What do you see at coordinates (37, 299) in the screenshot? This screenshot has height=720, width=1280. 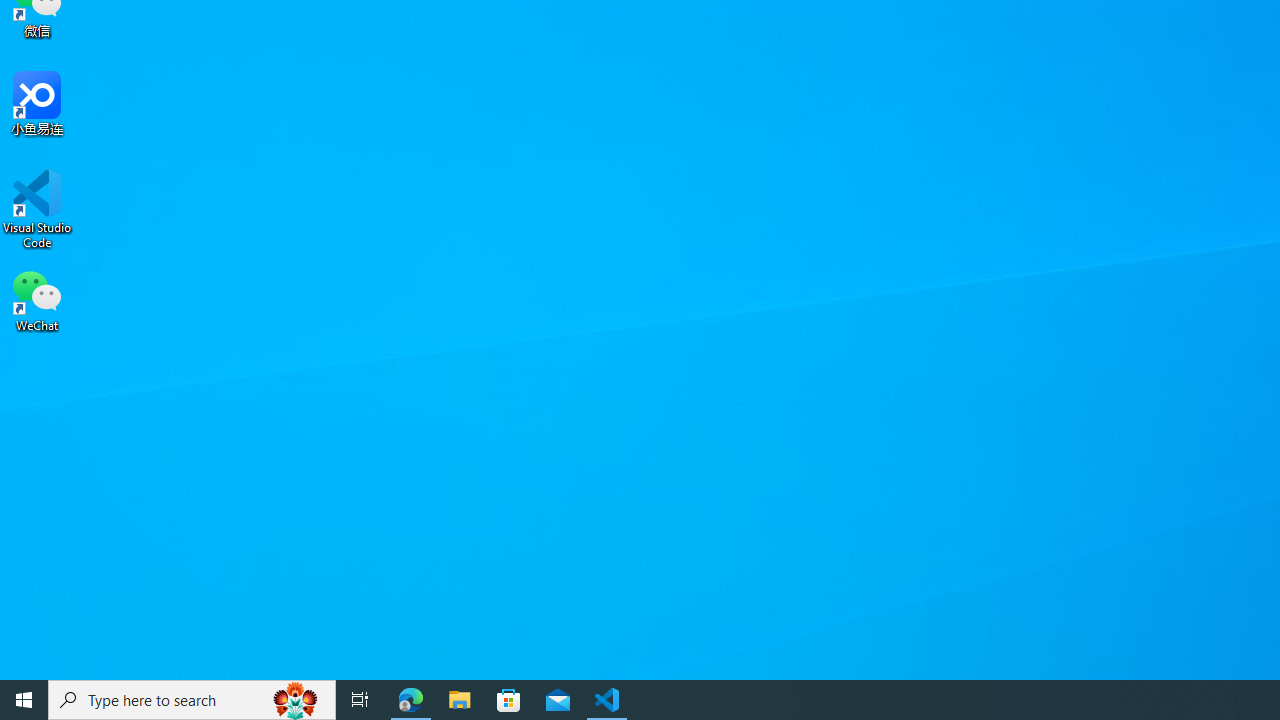 I see `'WeChat'` at bounding box center [37, 299].